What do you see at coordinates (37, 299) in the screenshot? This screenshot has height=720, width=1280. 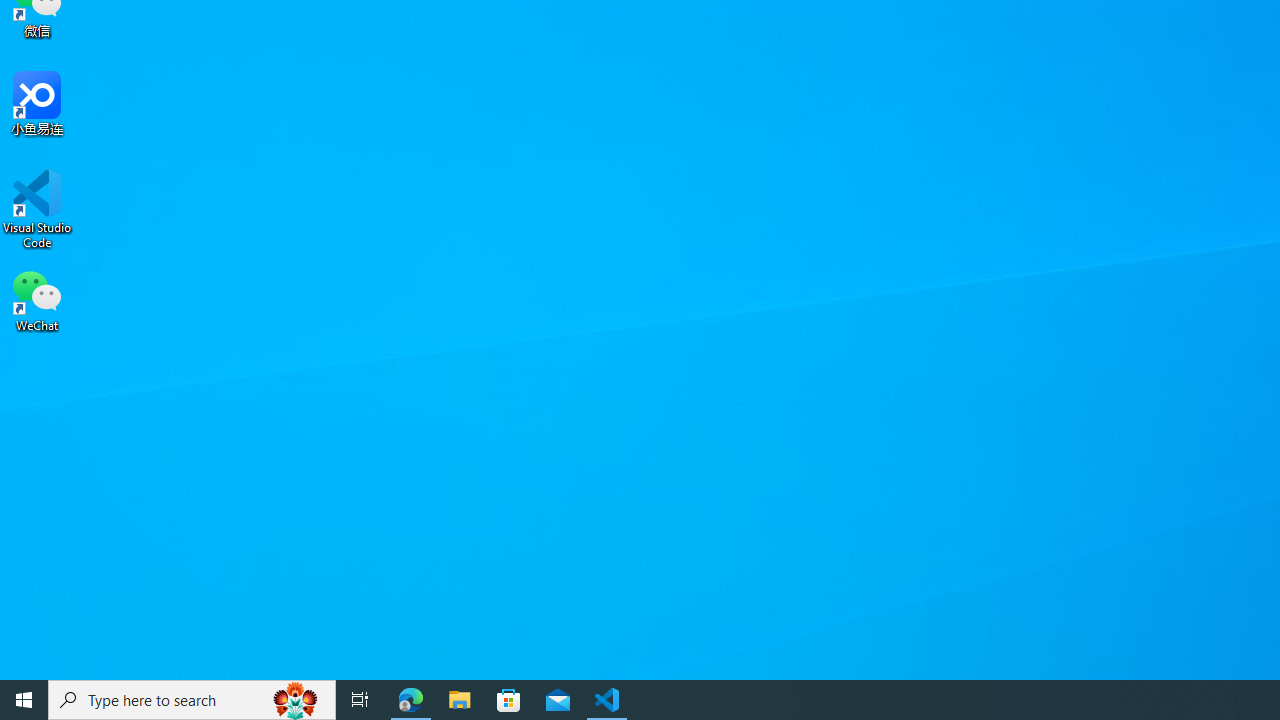 I see `'WeChat'` at bounding box center [37, 299].